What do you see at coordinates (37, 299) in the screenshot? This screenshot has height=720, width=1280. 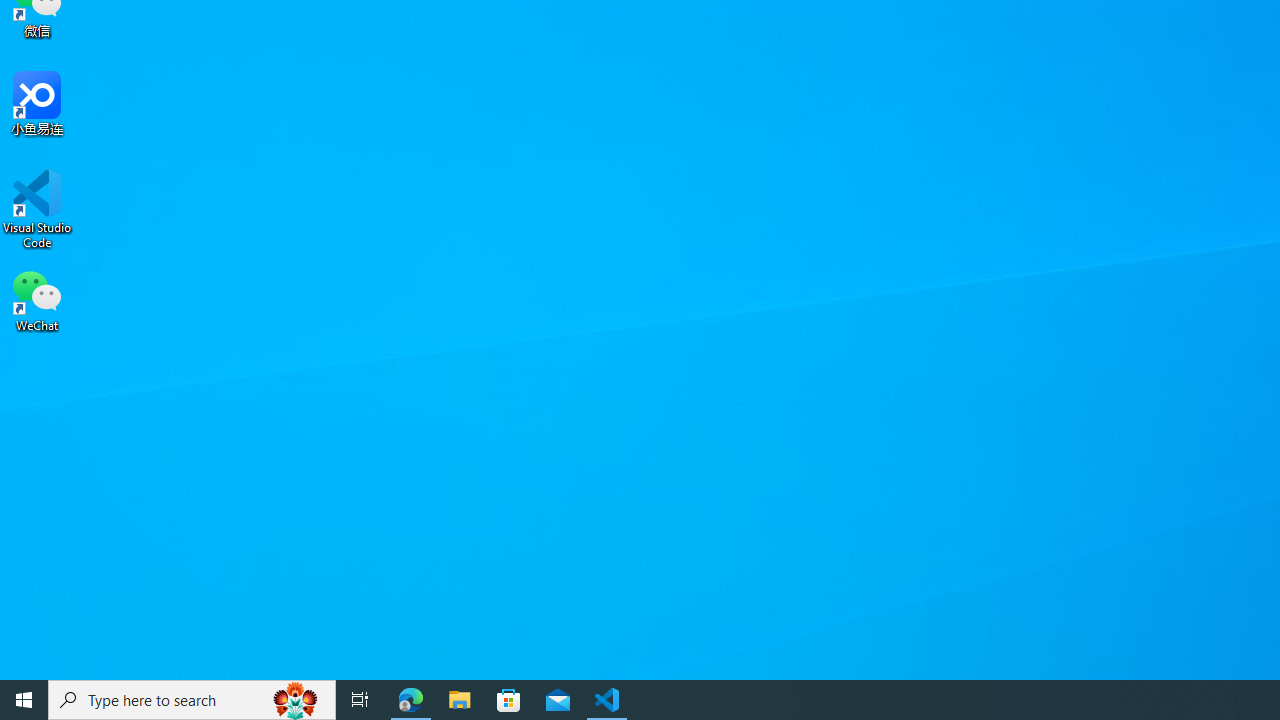 I see `'WeChat'` at bounding box center [37, 299].